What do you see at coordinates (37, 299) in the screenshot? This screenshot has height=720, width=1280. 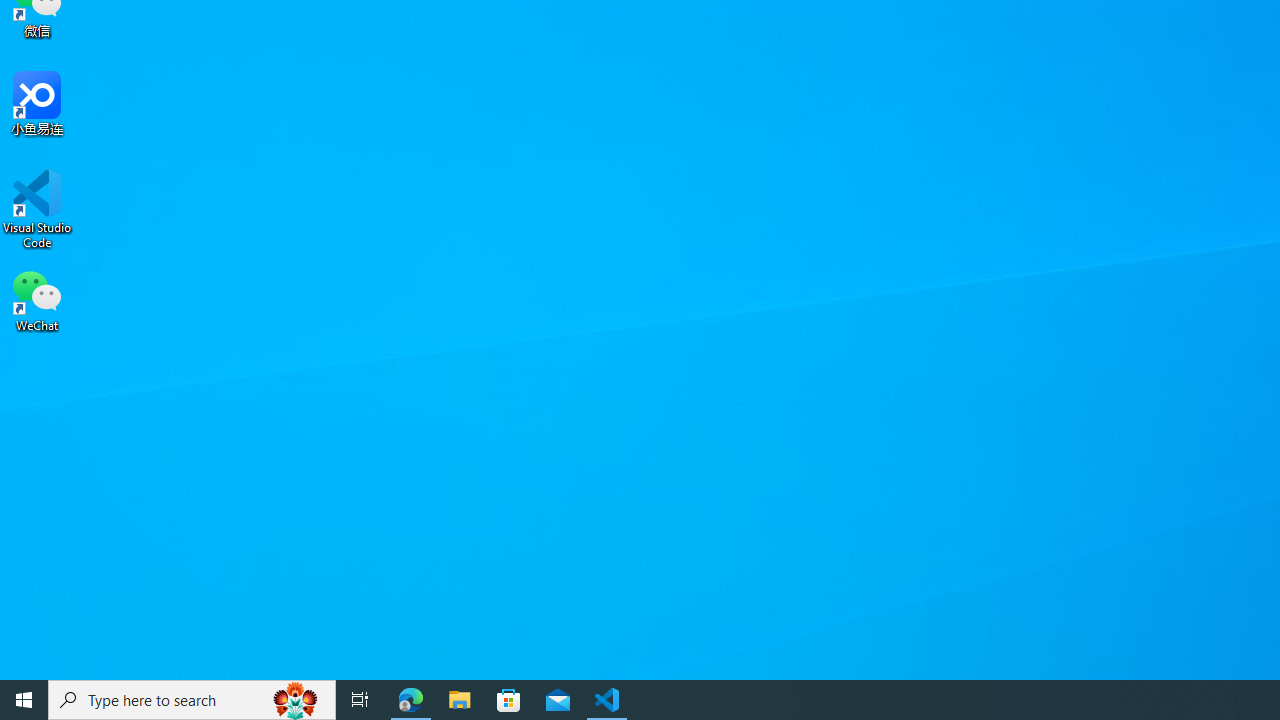 I see `'WeChat'` at bounding box center [37, 299].